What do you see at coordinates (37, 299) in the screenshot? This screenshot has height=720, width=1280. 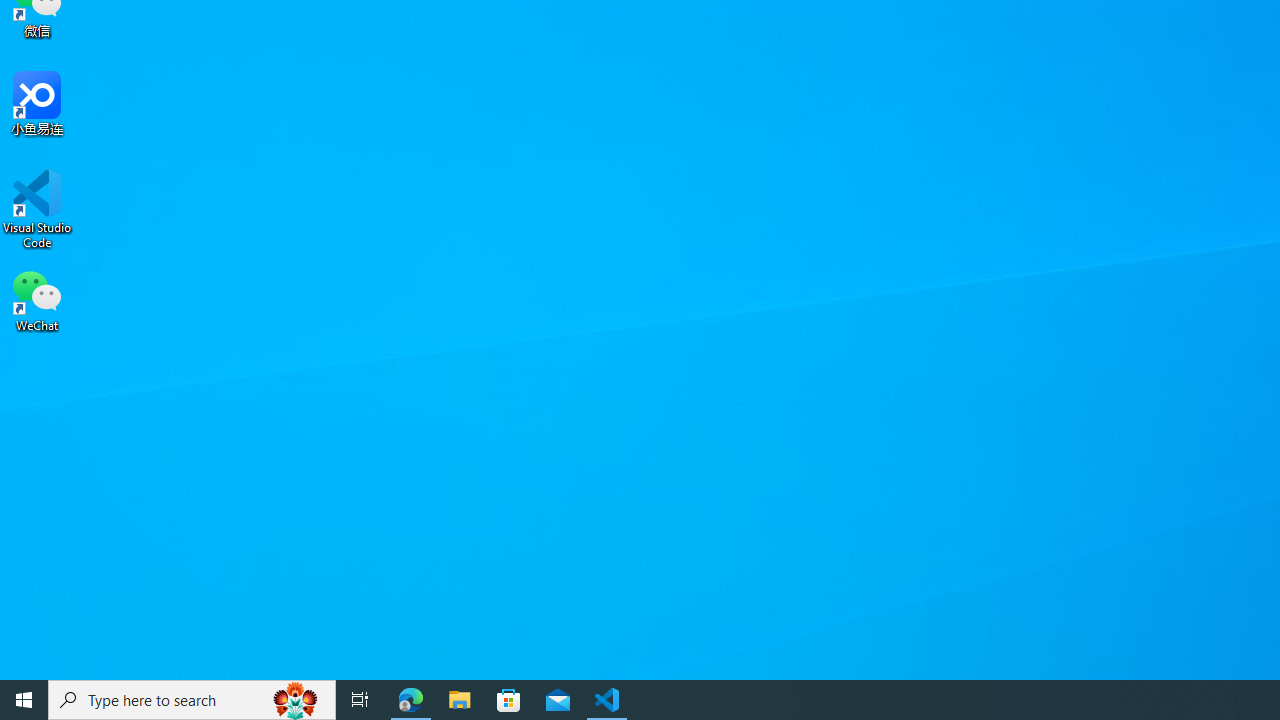 I see `'WeChat'` at bounding box center [37, 299].